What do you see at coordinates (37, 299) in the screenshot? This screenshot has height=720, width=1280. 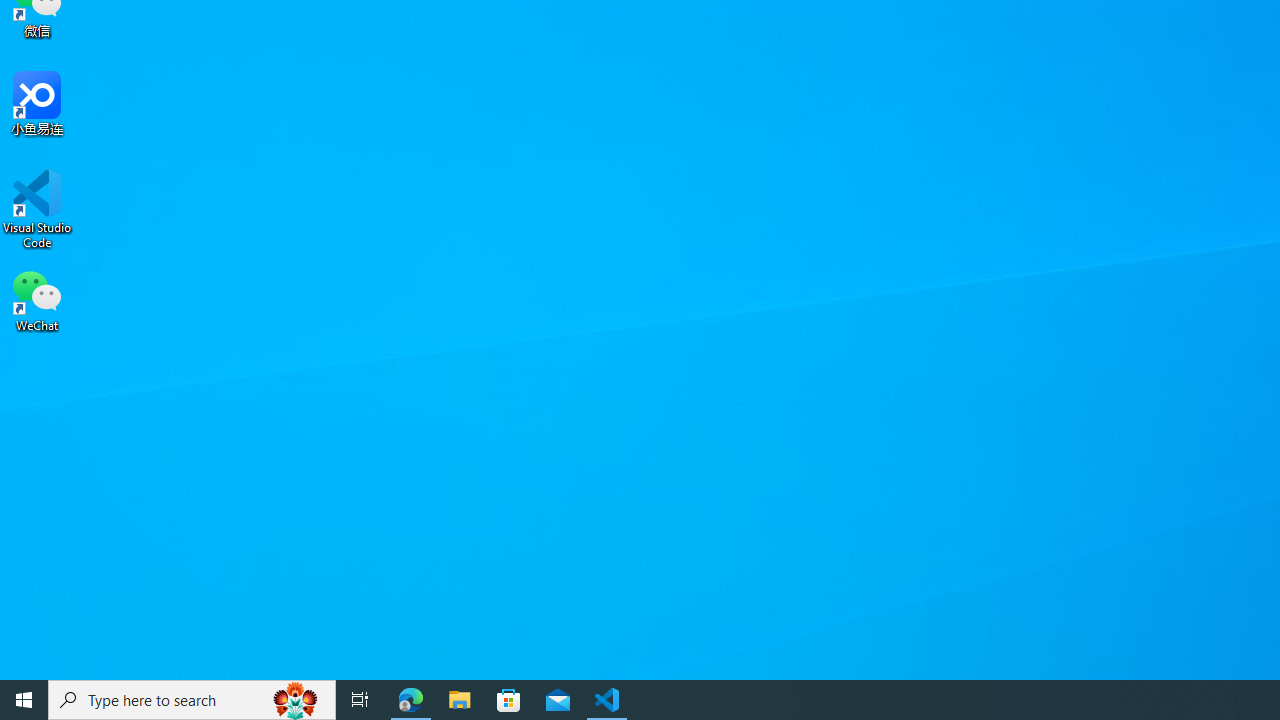 I see `'WeChat'` at bounding box center [37, 299].